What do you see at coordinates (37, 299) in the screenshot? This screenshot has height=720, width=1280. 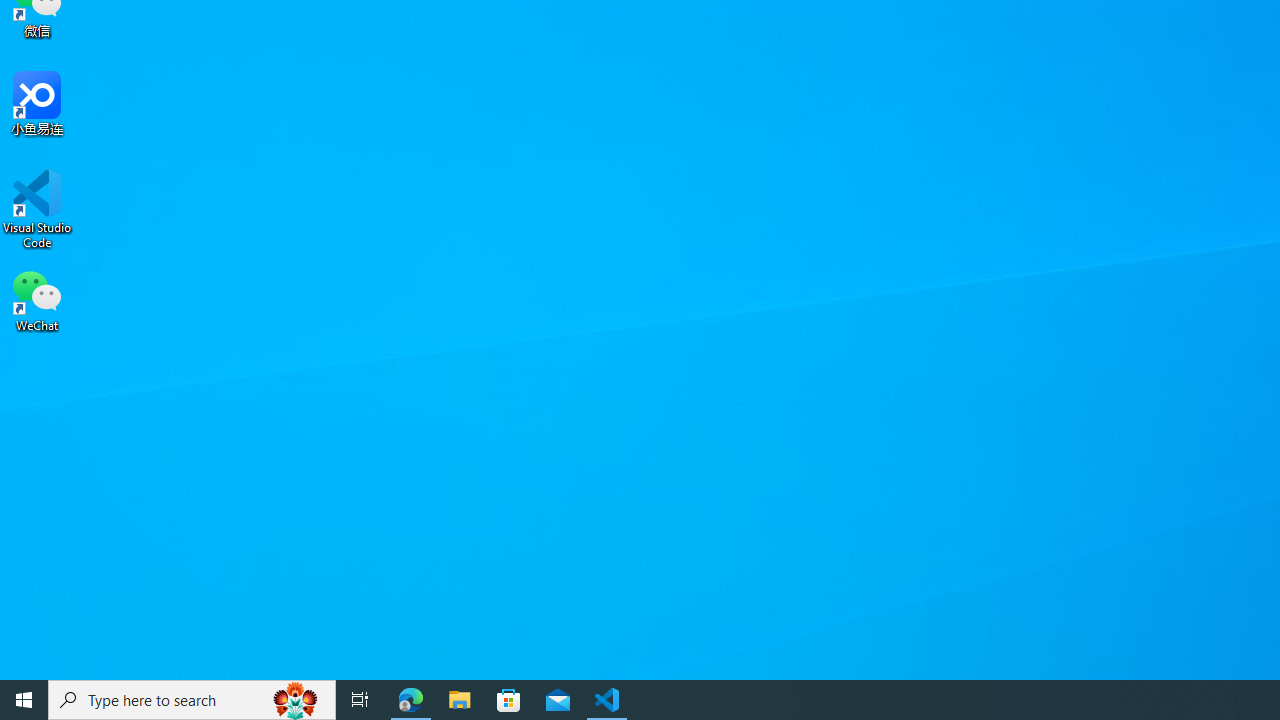 I see `'WeChat'` at bounding box center [37, 299].